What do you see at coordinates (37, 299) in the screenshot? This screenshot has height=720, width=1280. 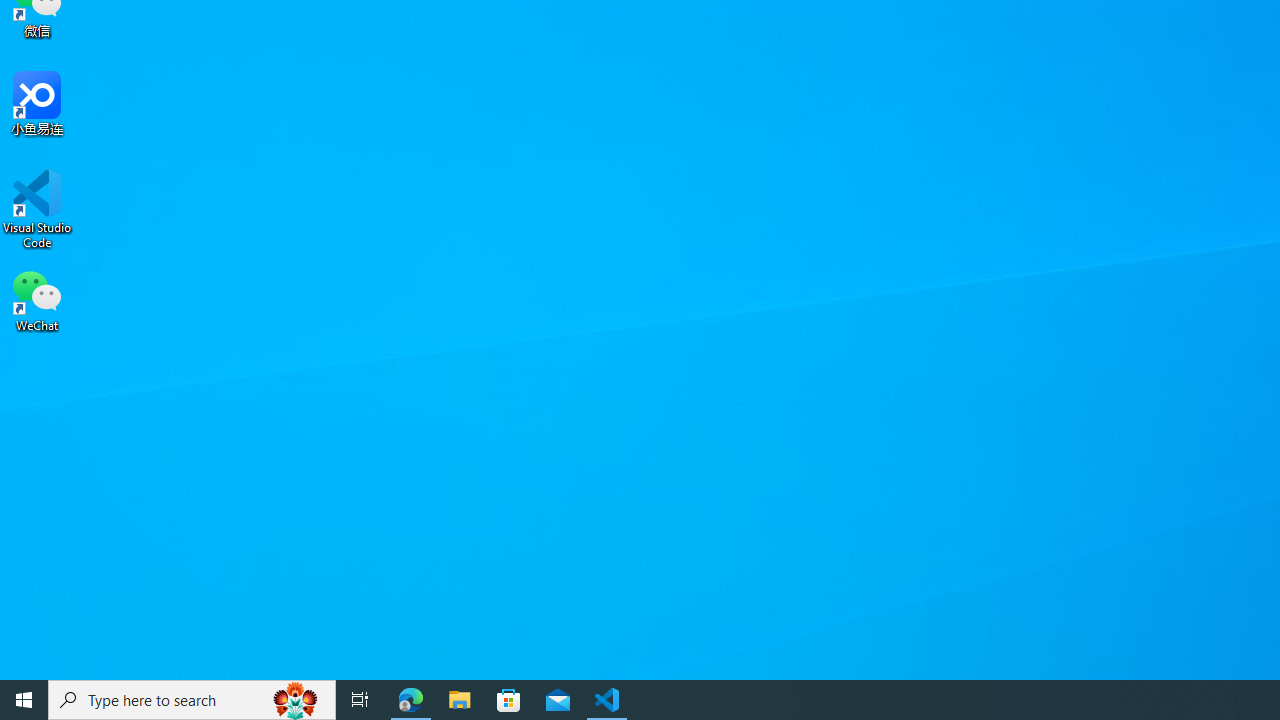 I see `'WeChat'` at bounding box center [37, 299].